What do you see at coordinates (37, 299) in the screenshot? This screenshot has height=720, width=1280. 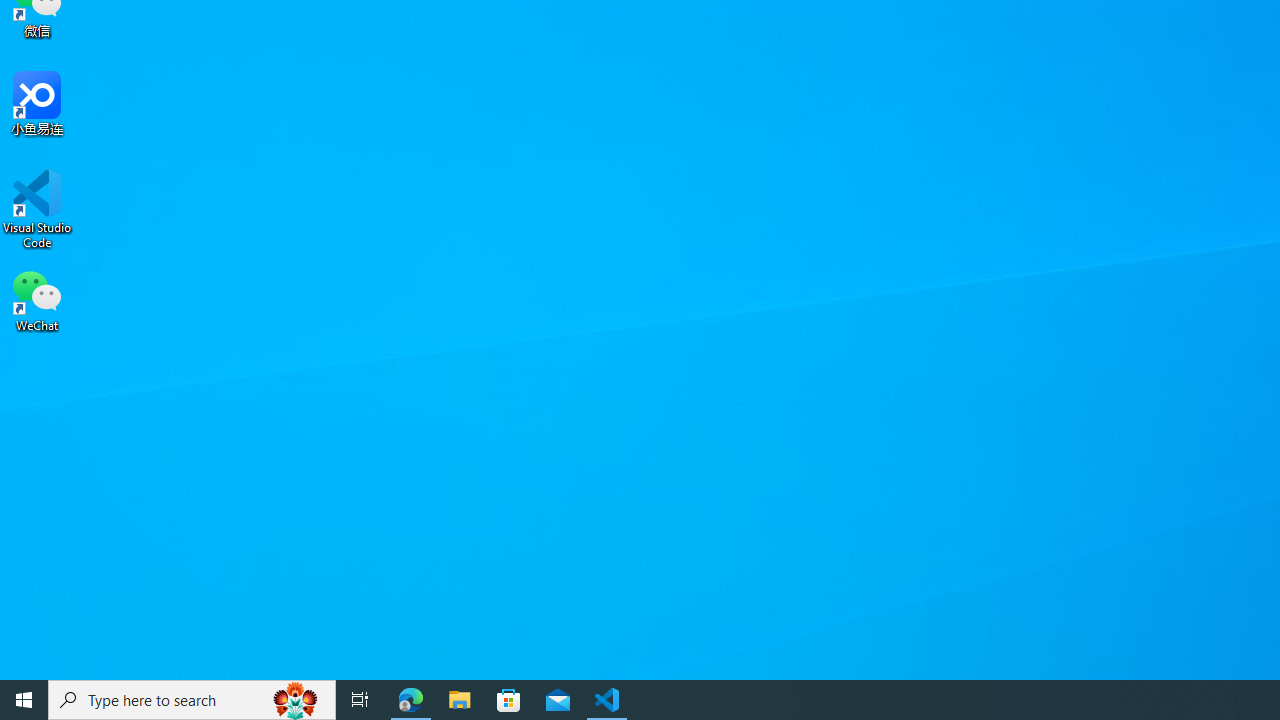 I see `'WeChat'` at bounding box center [37, 299].